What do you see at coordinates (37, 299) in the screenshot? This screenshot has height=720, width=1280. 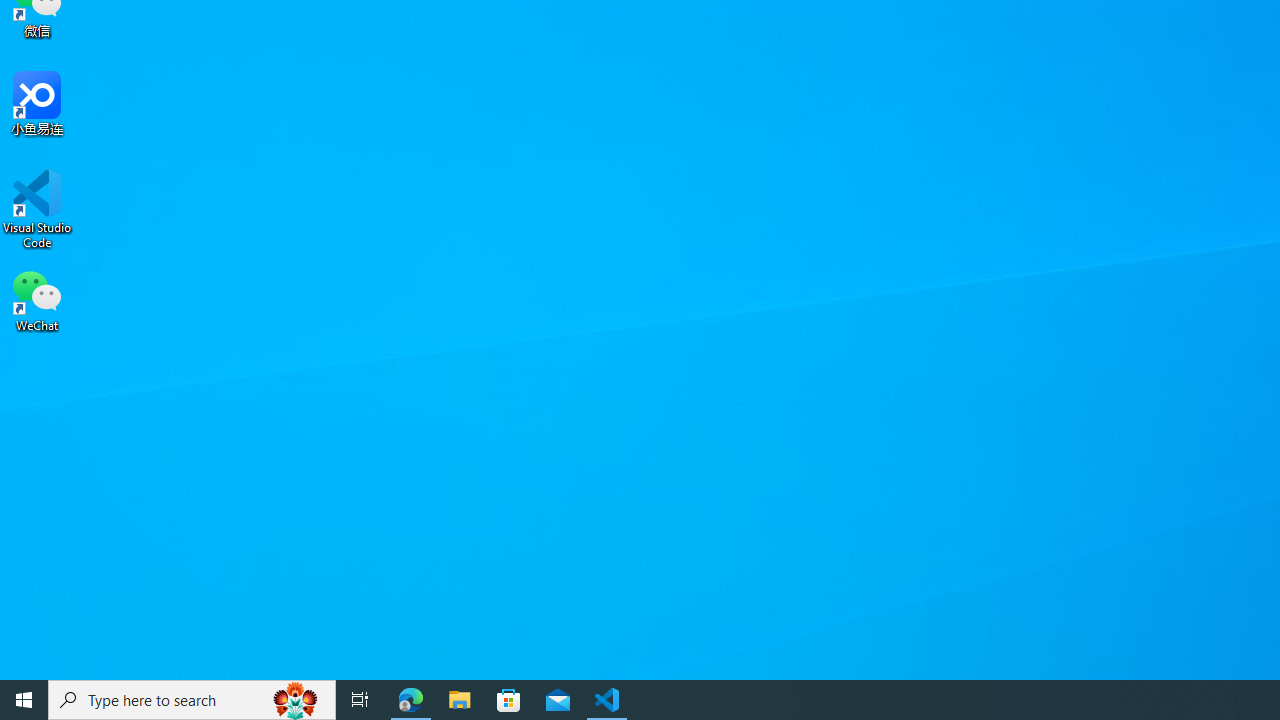 I see `'WeChat'` at bounding box center [37, 299].